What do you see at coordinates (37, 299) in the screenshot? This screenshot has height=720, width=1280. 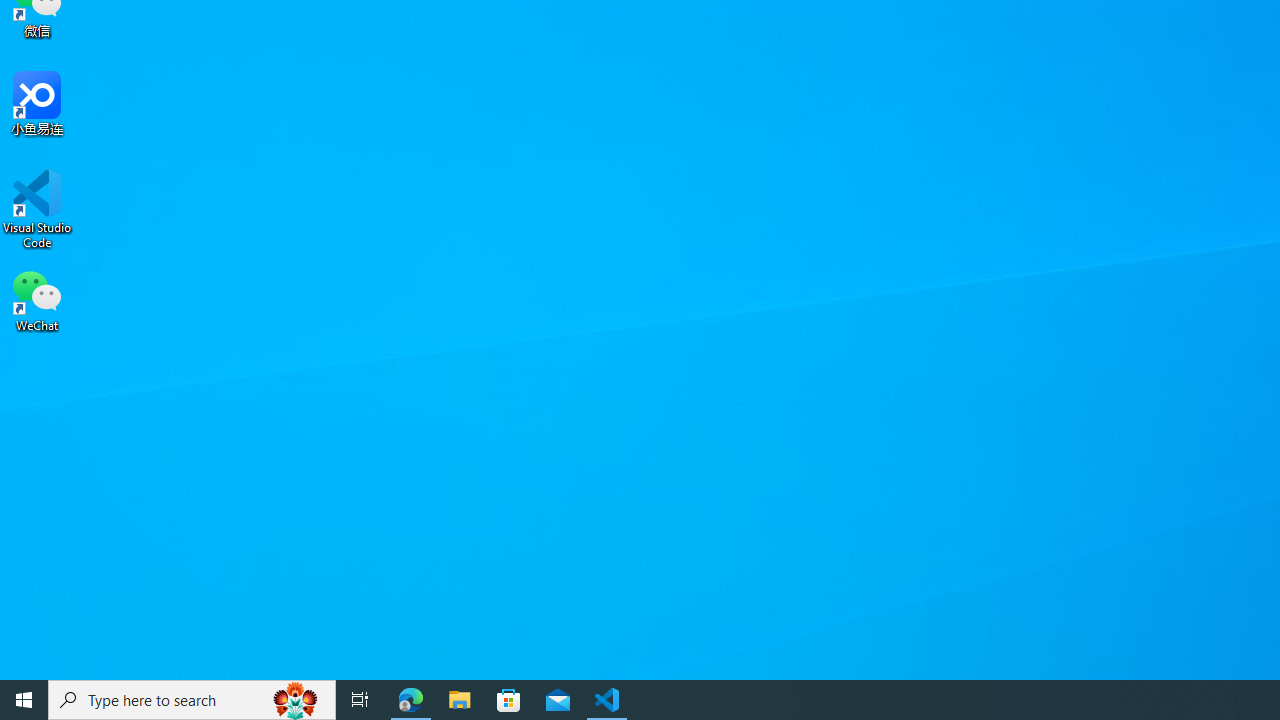 I see `'WeChat'` at bounding box center [37, 299].